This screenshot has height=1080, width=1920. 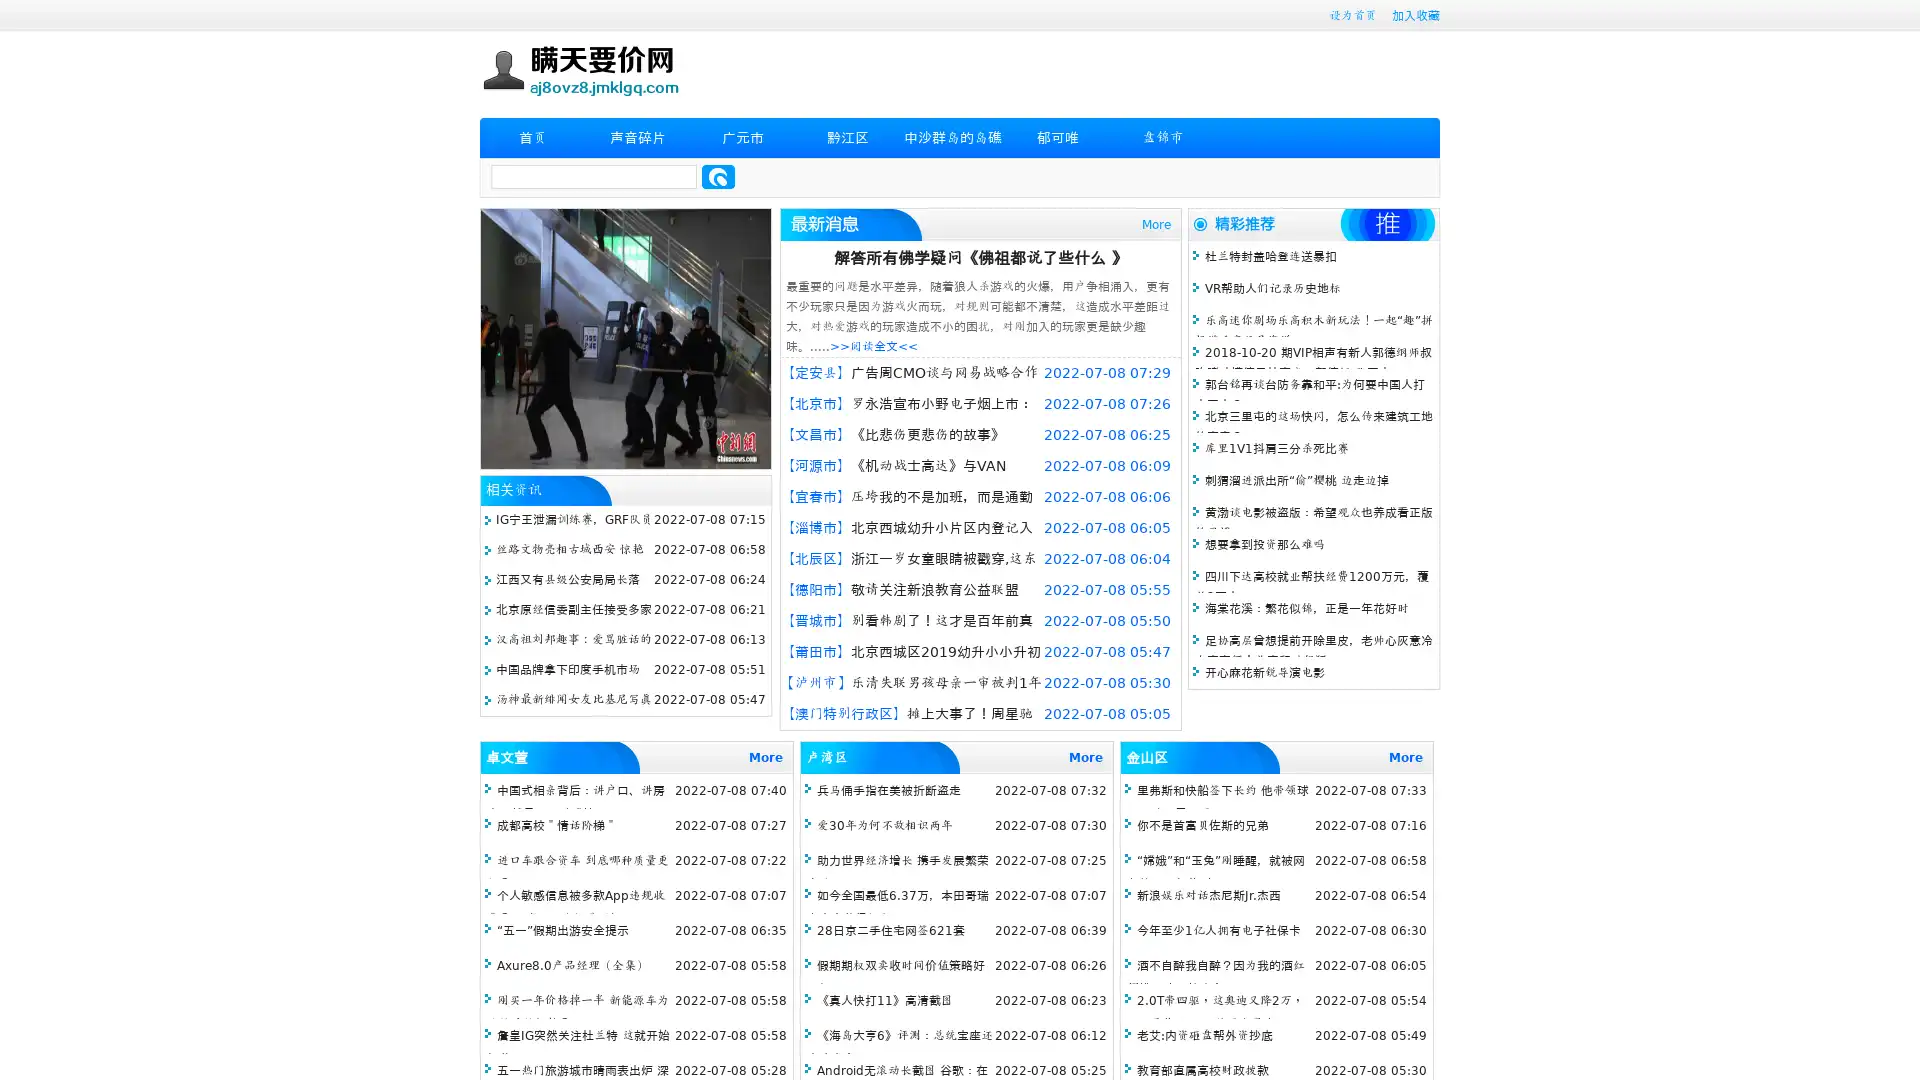 I want to click on Search, so click(x=718, y=176).